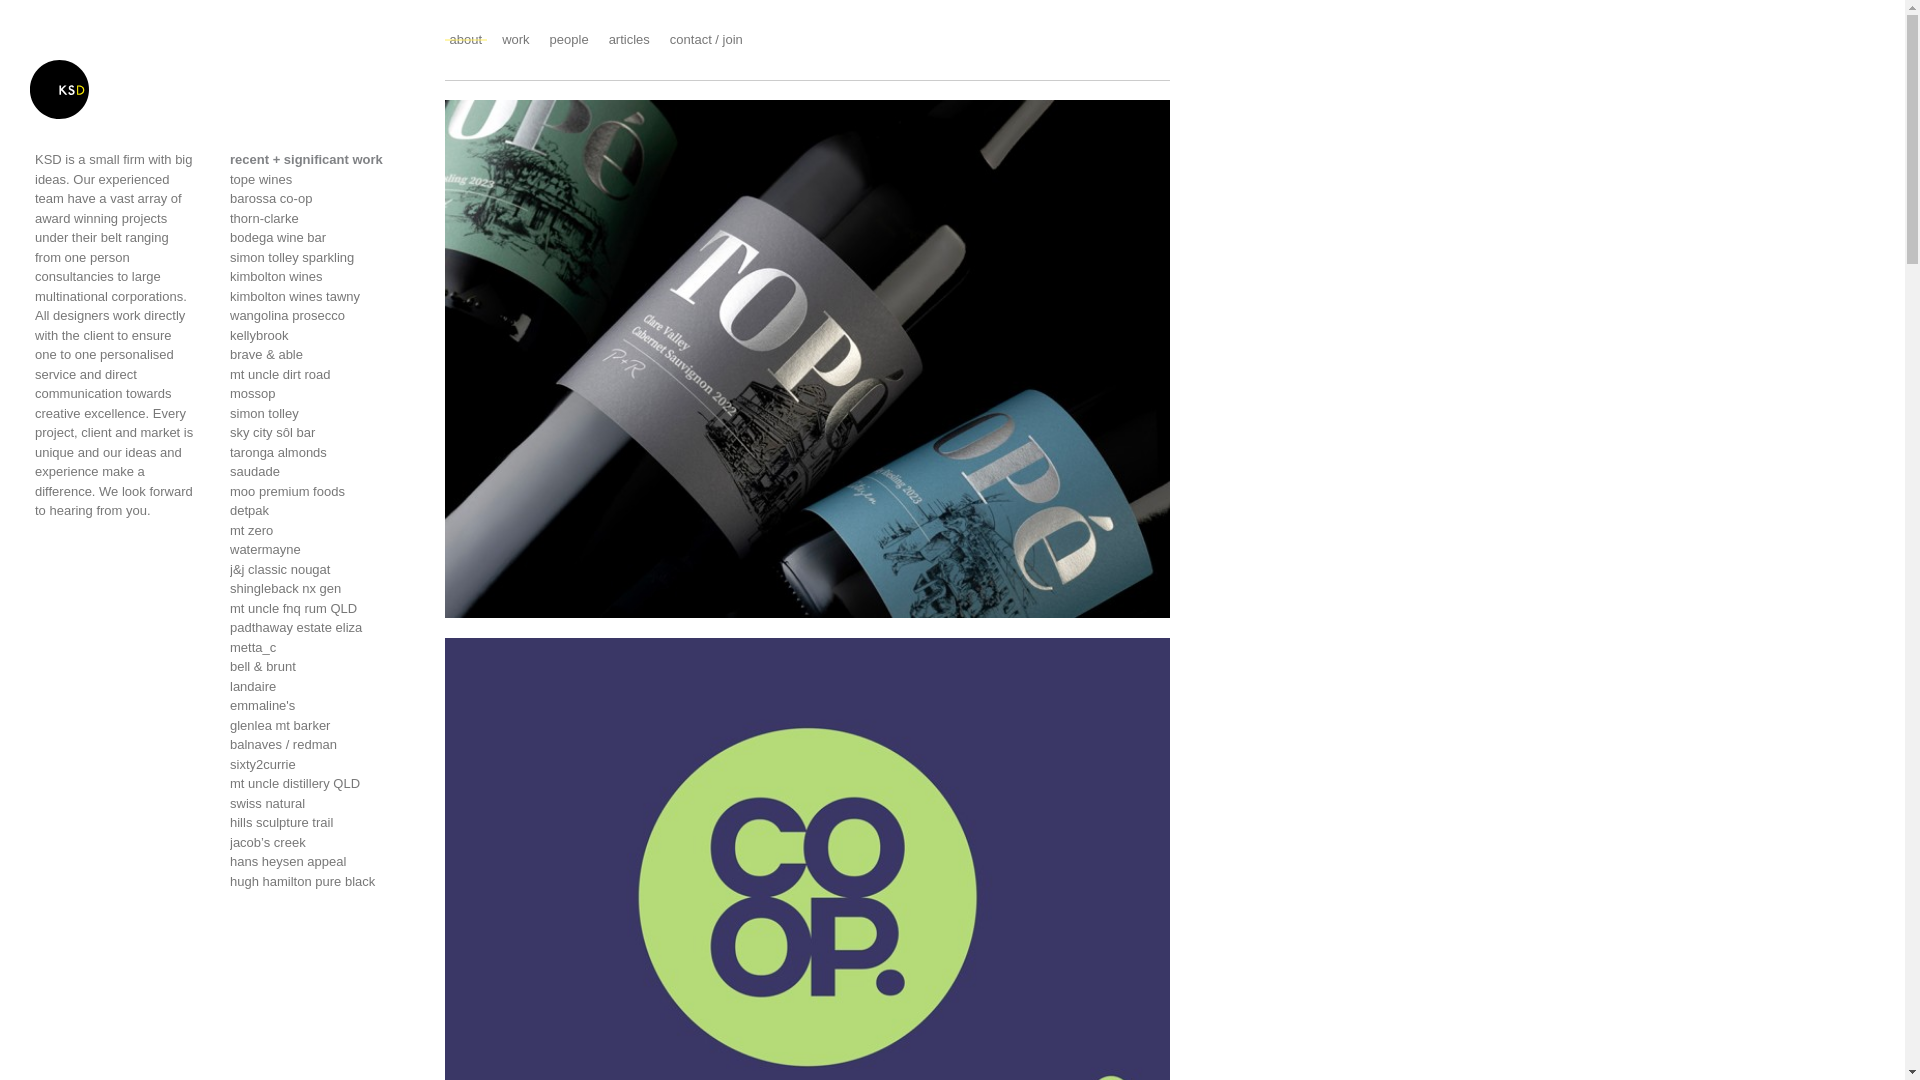 The image size is (1920, 1080). What do you see at coordinates (320, 374) in the screenshot?
I see `'mt uncle dirt road'` at bounding box center [320, 374].